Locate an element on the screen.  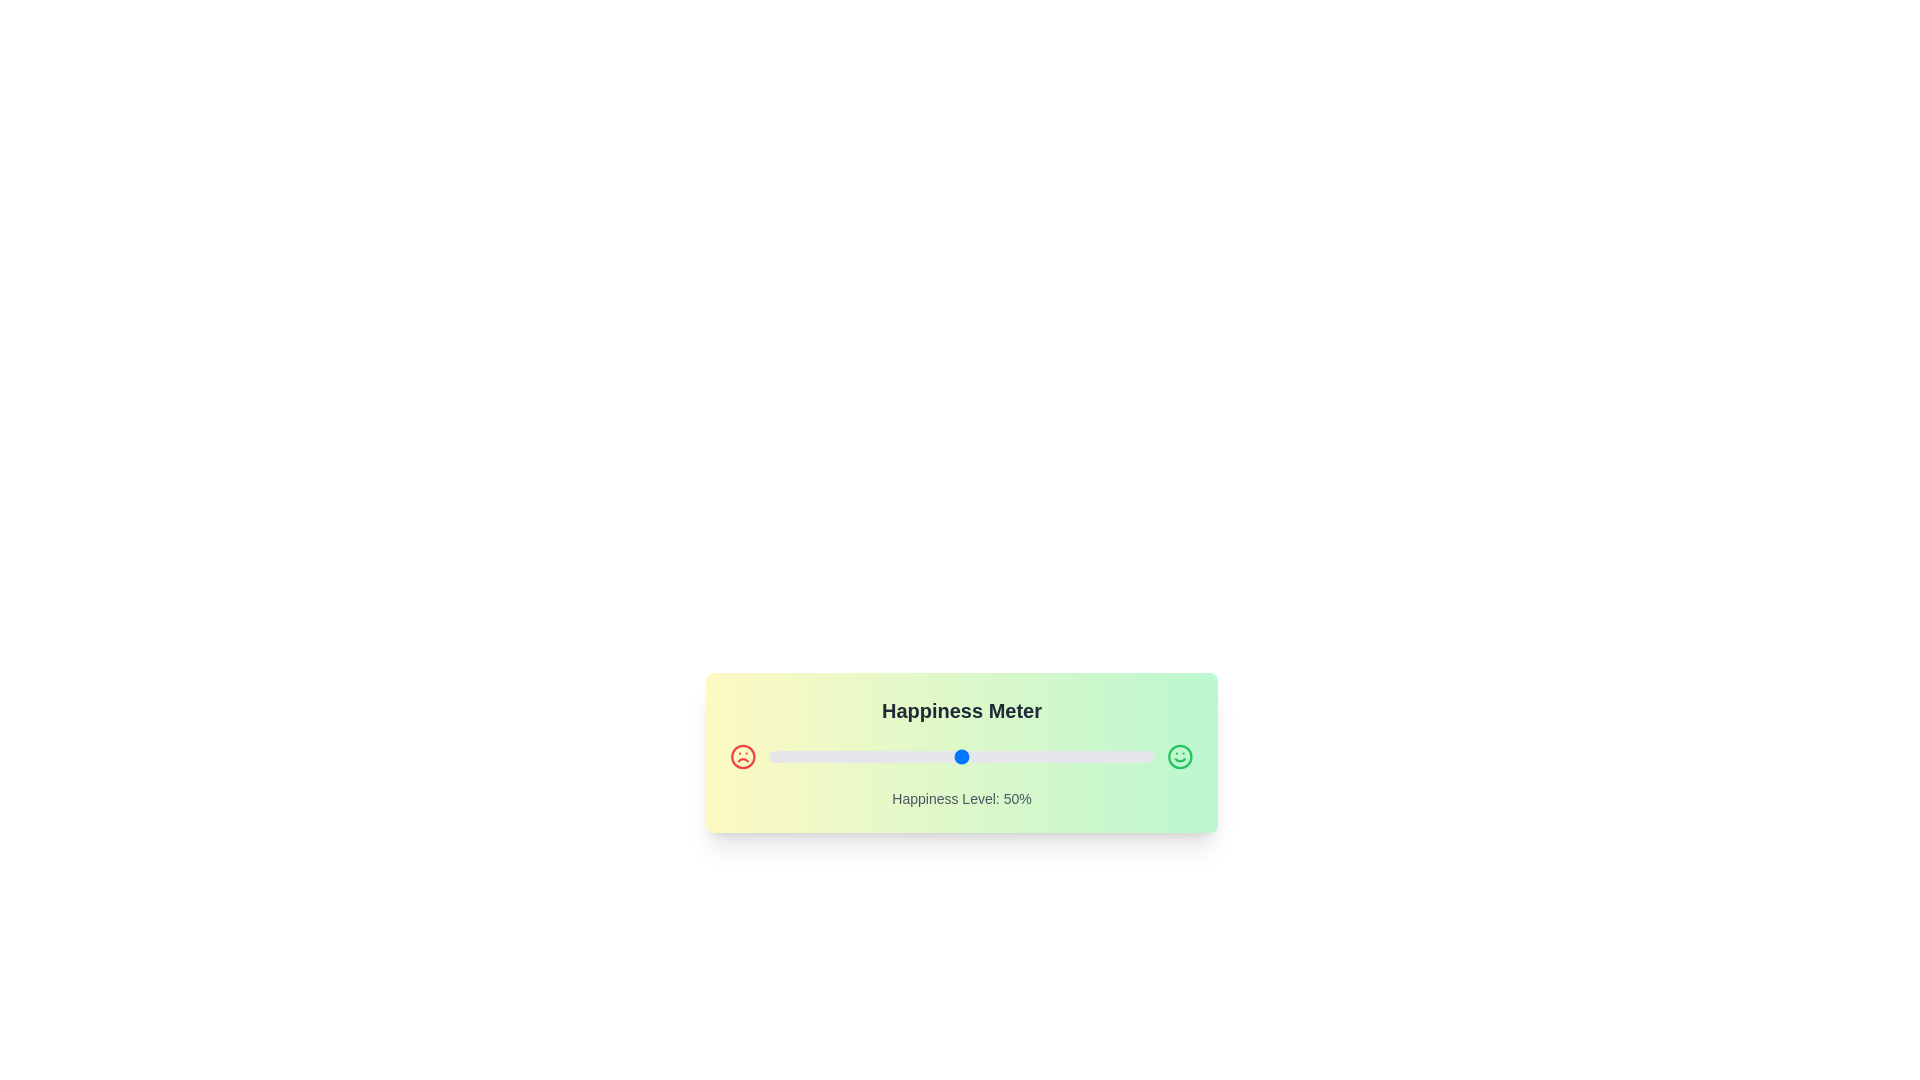
the slider to reset its value is located at coordinates (961, 756).